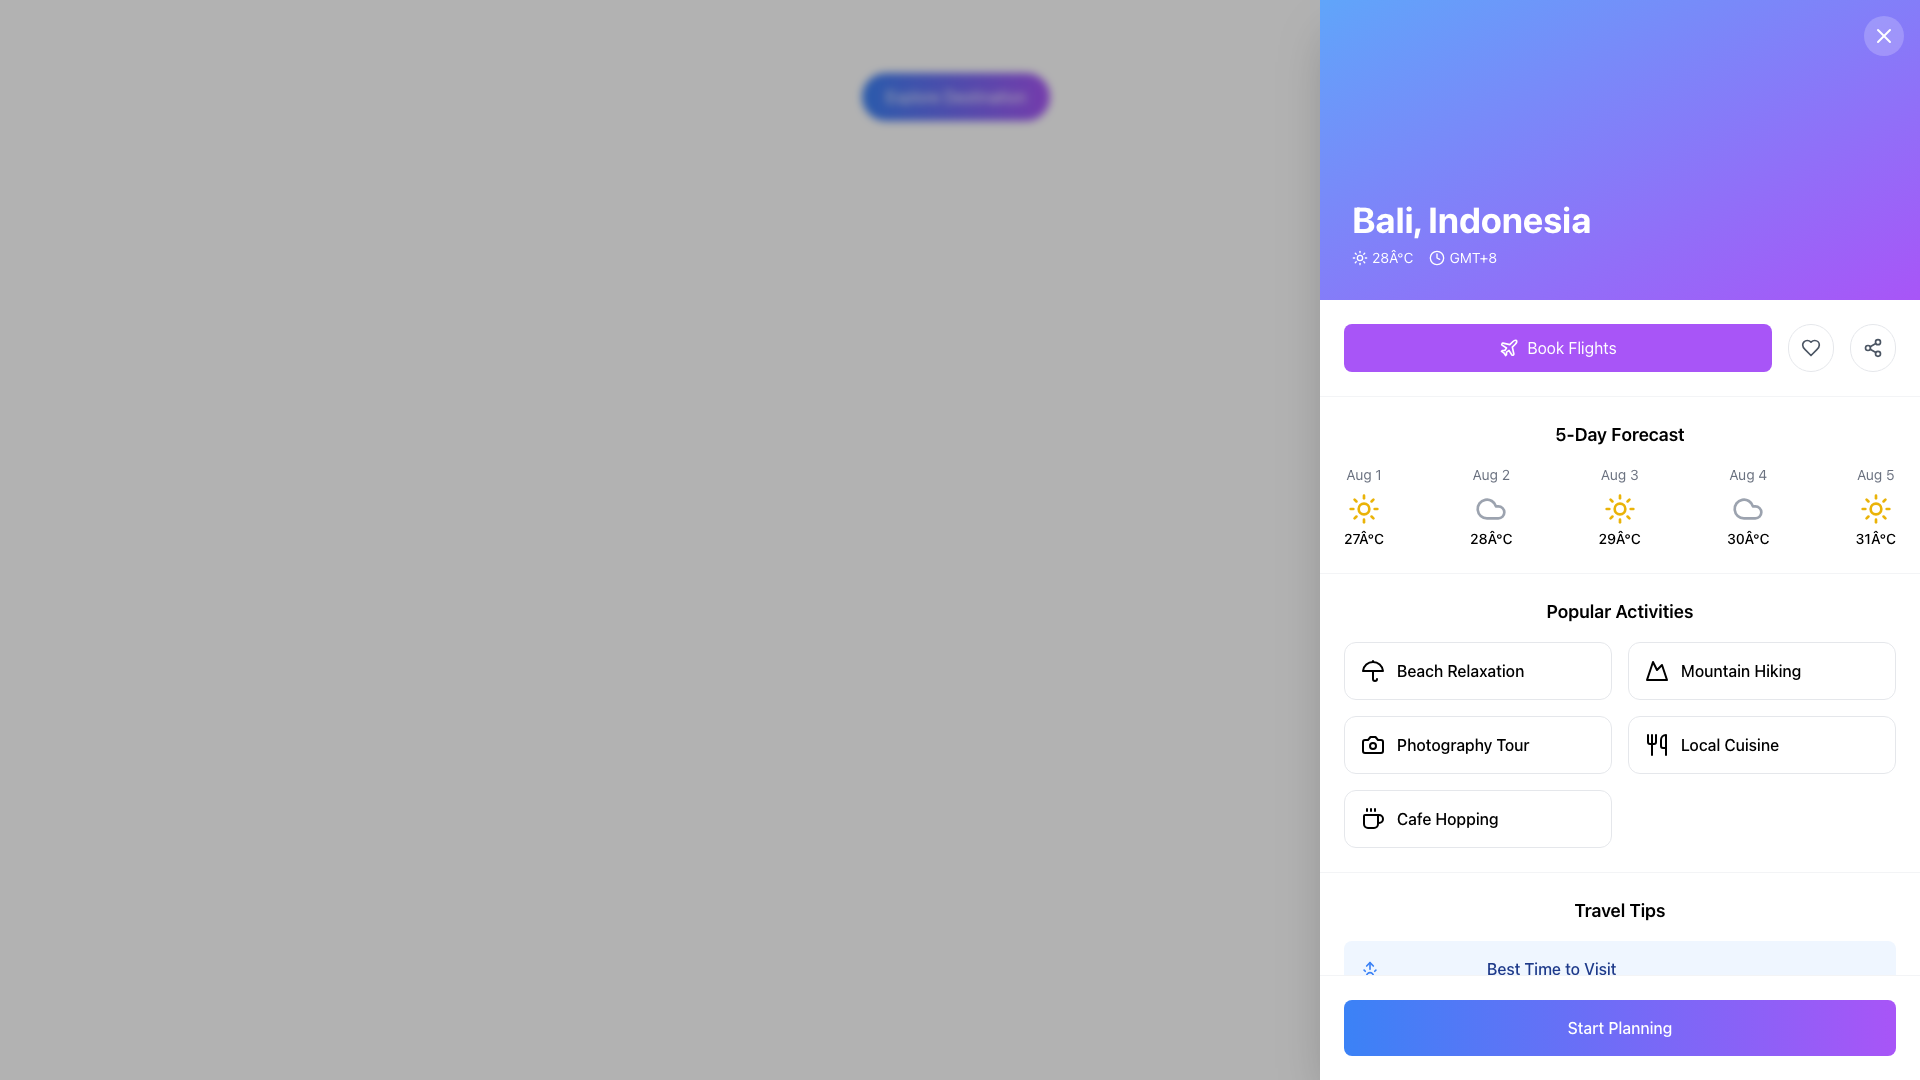  What do you see at coordinates (1371, 671) in the screenshot?
I see `the 'Beach Relaxation' icon in the 'Popular Activities' section, located at the top-left corner adjacent to the text label 'Beach Relaxation'` at bounding box center [1371, 671].